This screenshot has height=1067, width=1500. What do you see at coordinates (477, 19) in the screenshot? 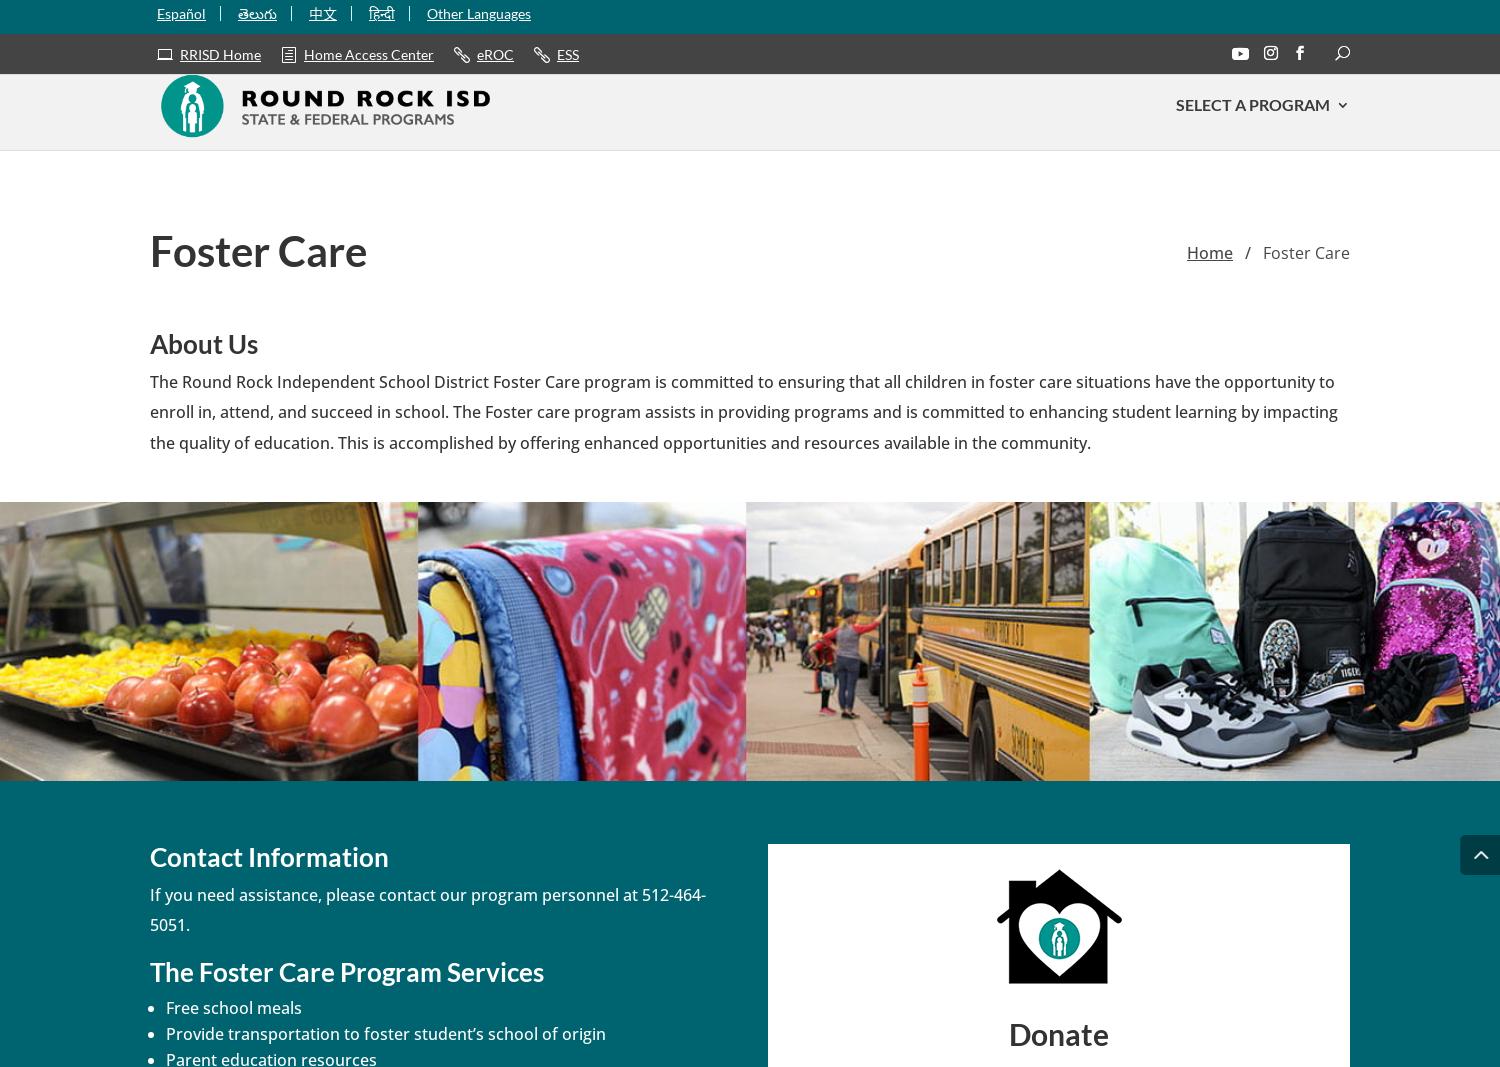
I see `'Other Languages'` at bounding box center [477, 19].